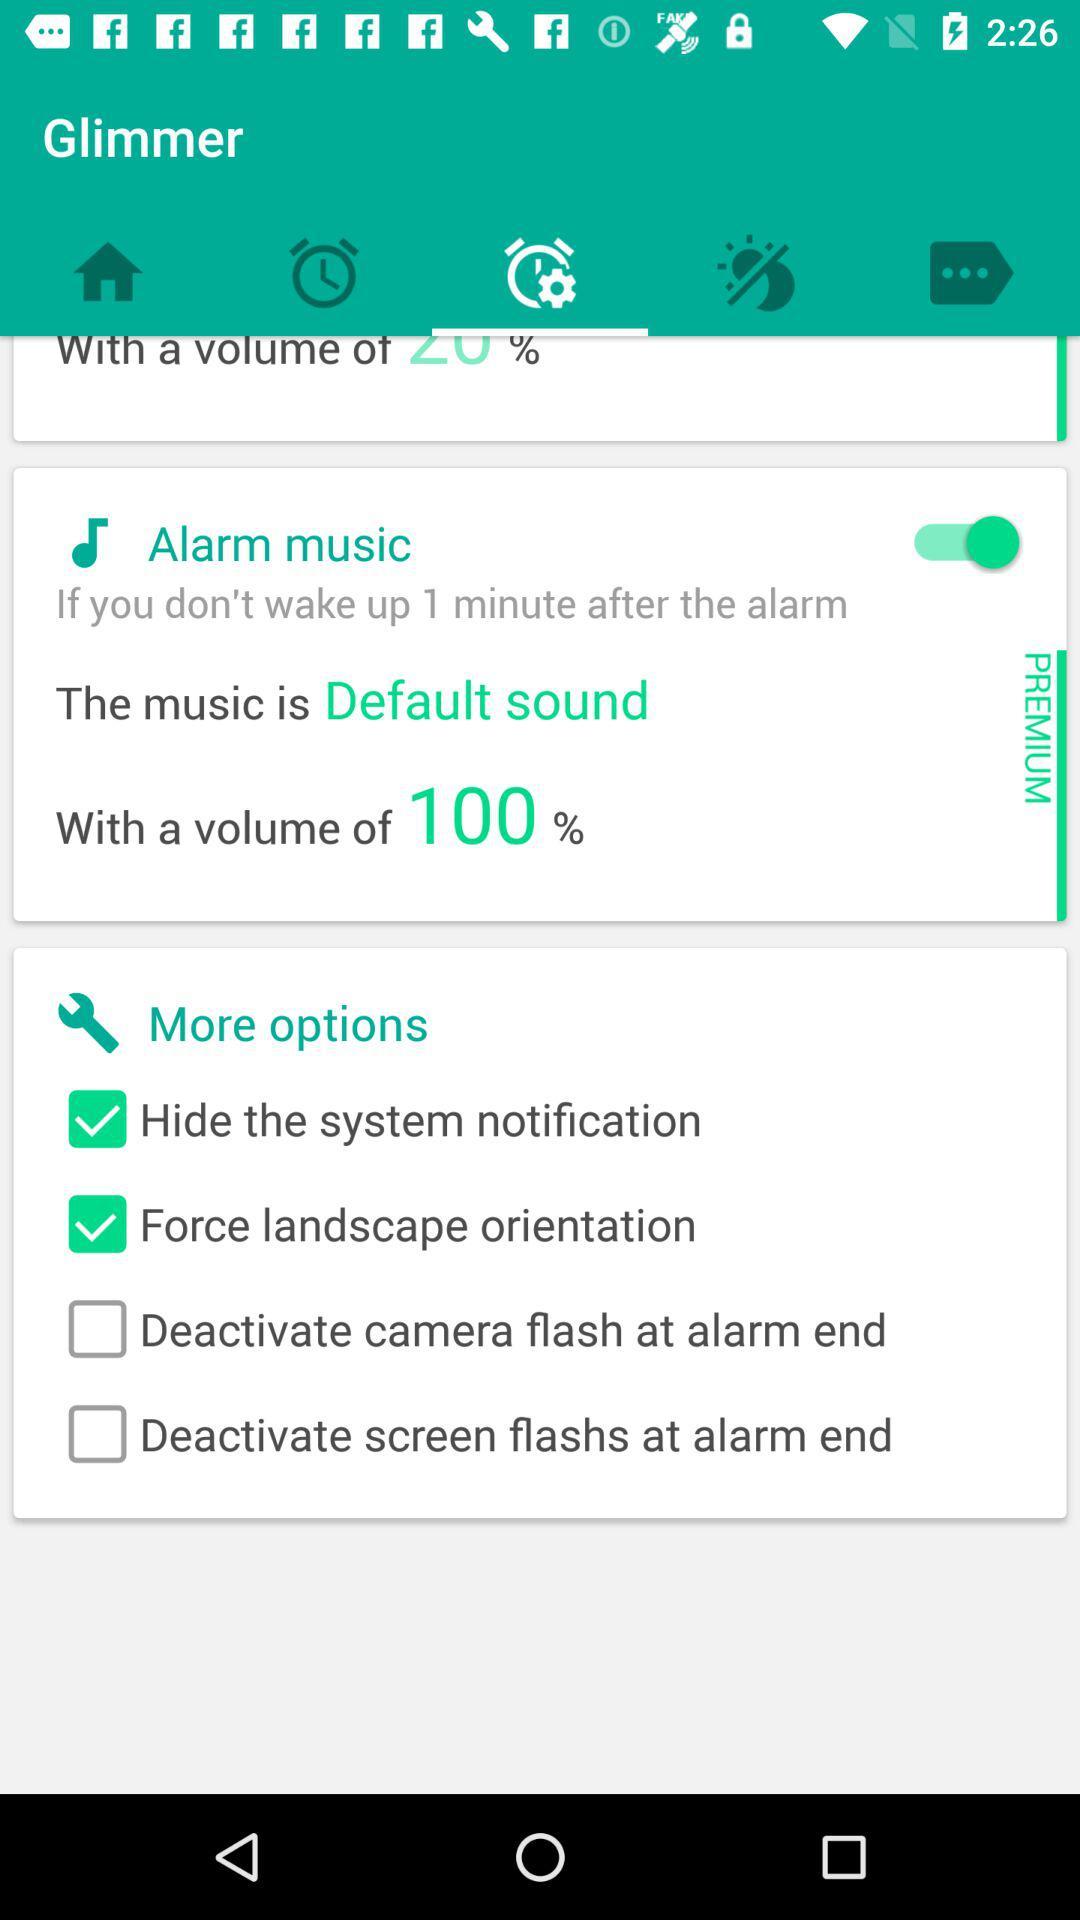 The width and height of the screenshot is (1080, 1920). What do you see at coordinates (540, 1117) in the screenshot?
I see `the first check box along with the text beside it` at bounding box center [540, 1117].